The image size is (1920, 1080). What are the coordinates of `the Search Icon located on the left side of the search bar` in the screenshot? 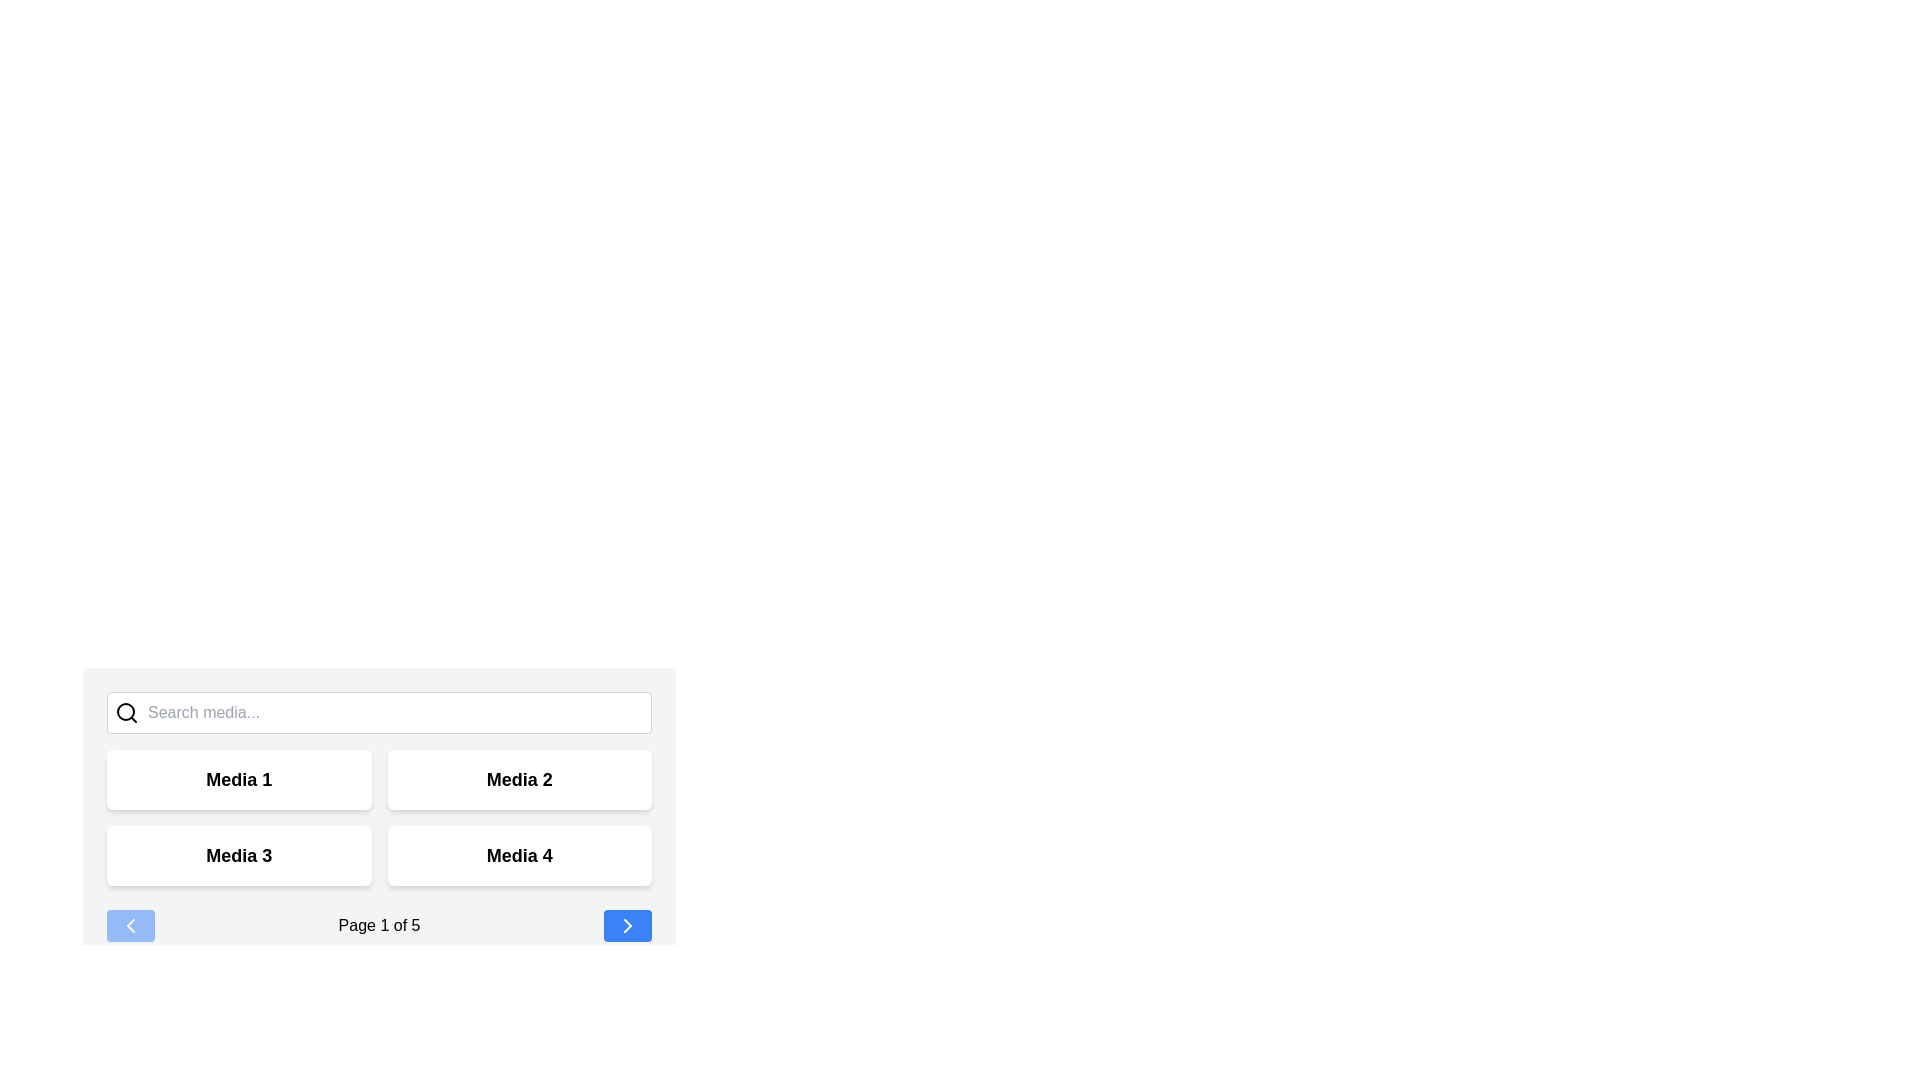 It's located at (125, 712).